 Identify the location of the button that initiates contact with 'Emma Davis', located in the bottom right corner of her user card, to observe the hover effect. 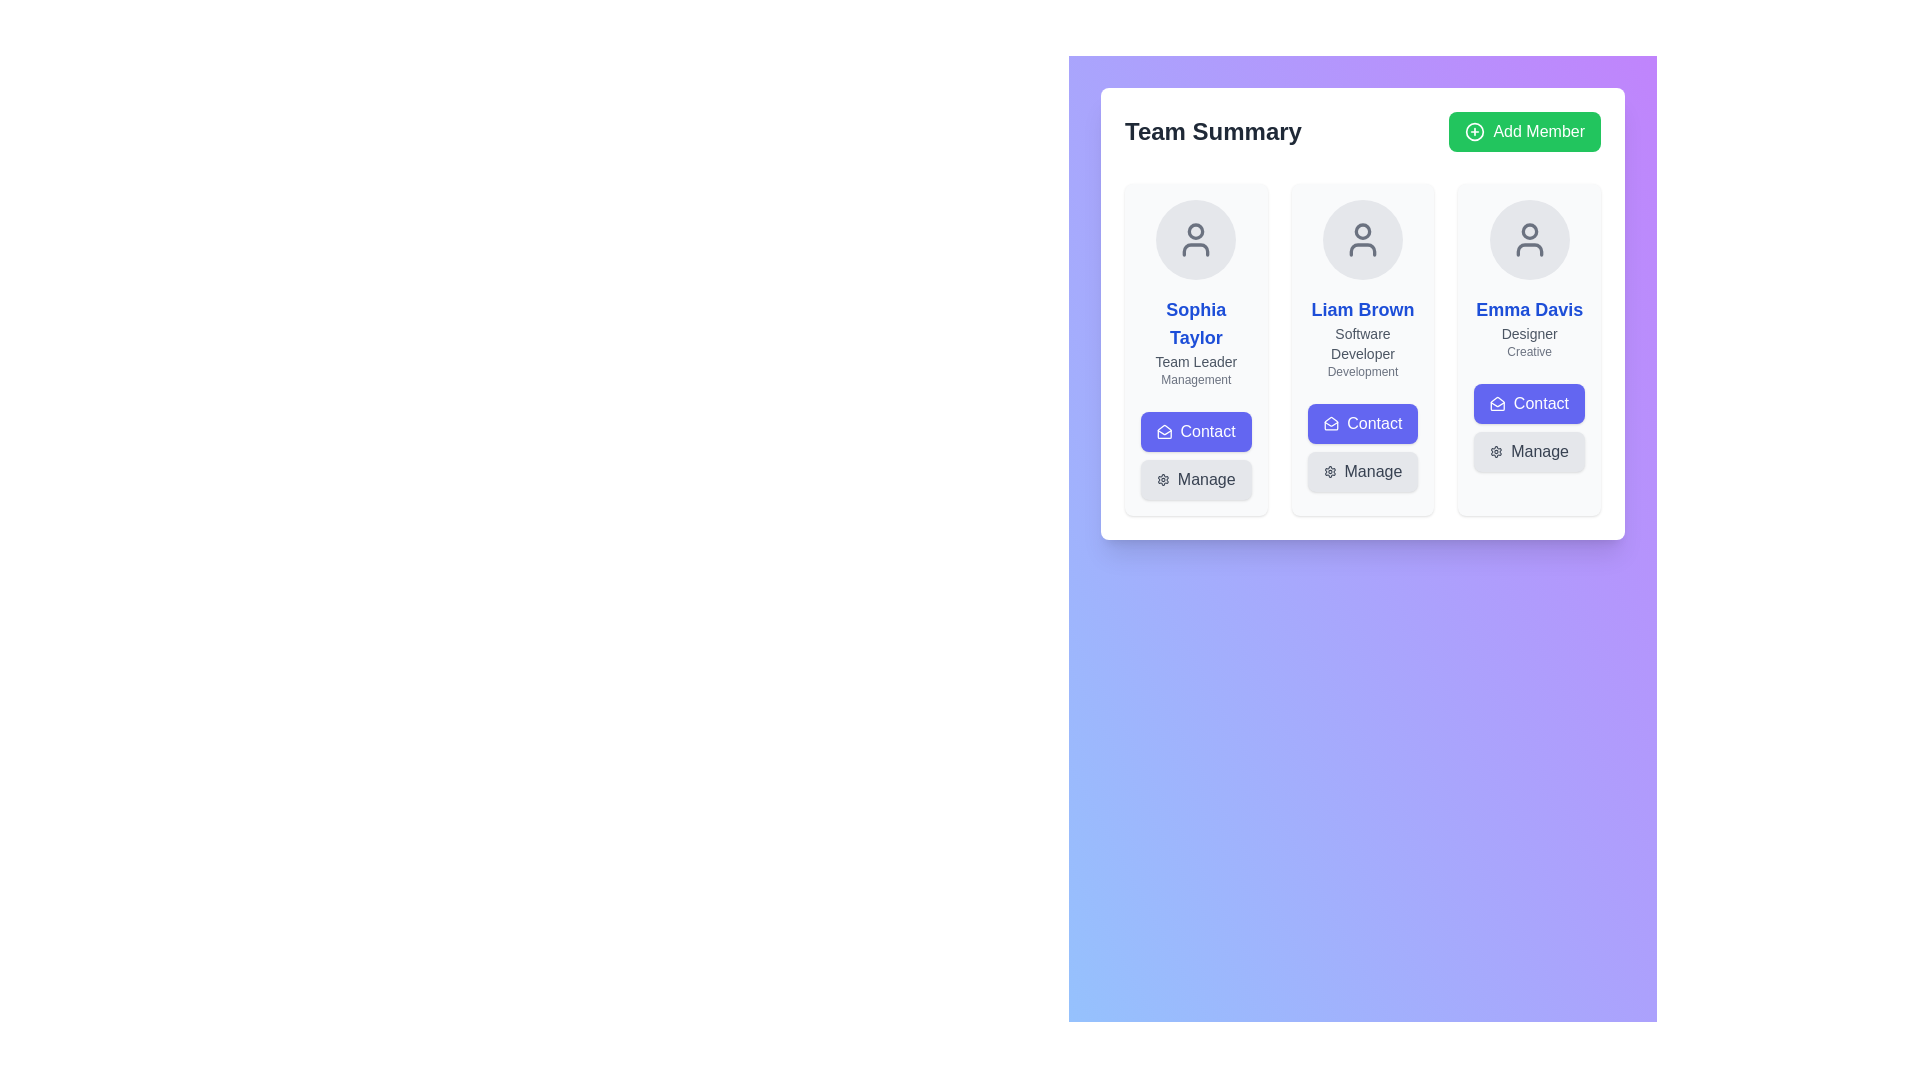
(1528, 404).